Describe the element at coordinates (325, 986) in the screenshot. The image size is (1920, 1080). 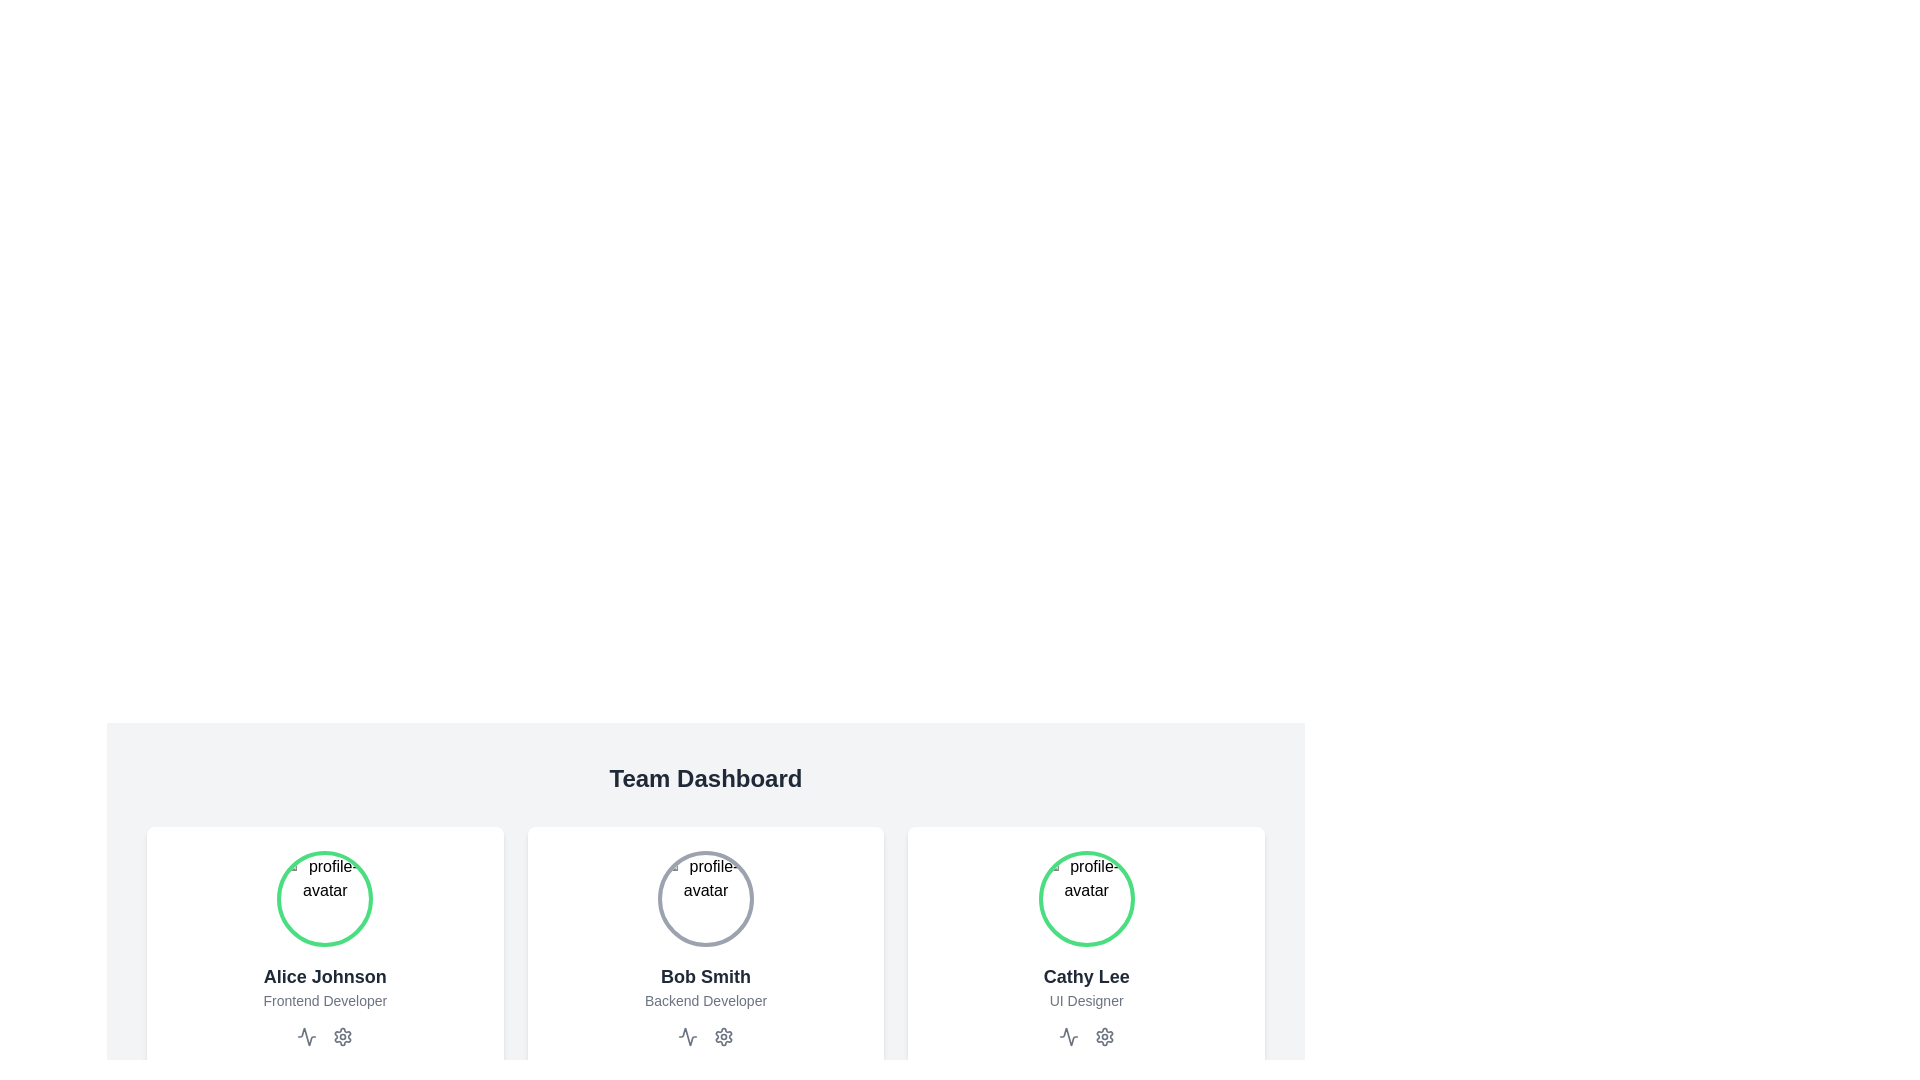
I see `the Text Label displaying 'Alice Johnson' and 'Frontend Developer' located in the leftmost card of a group of three cards, positioned below the circular avatar` at that location.